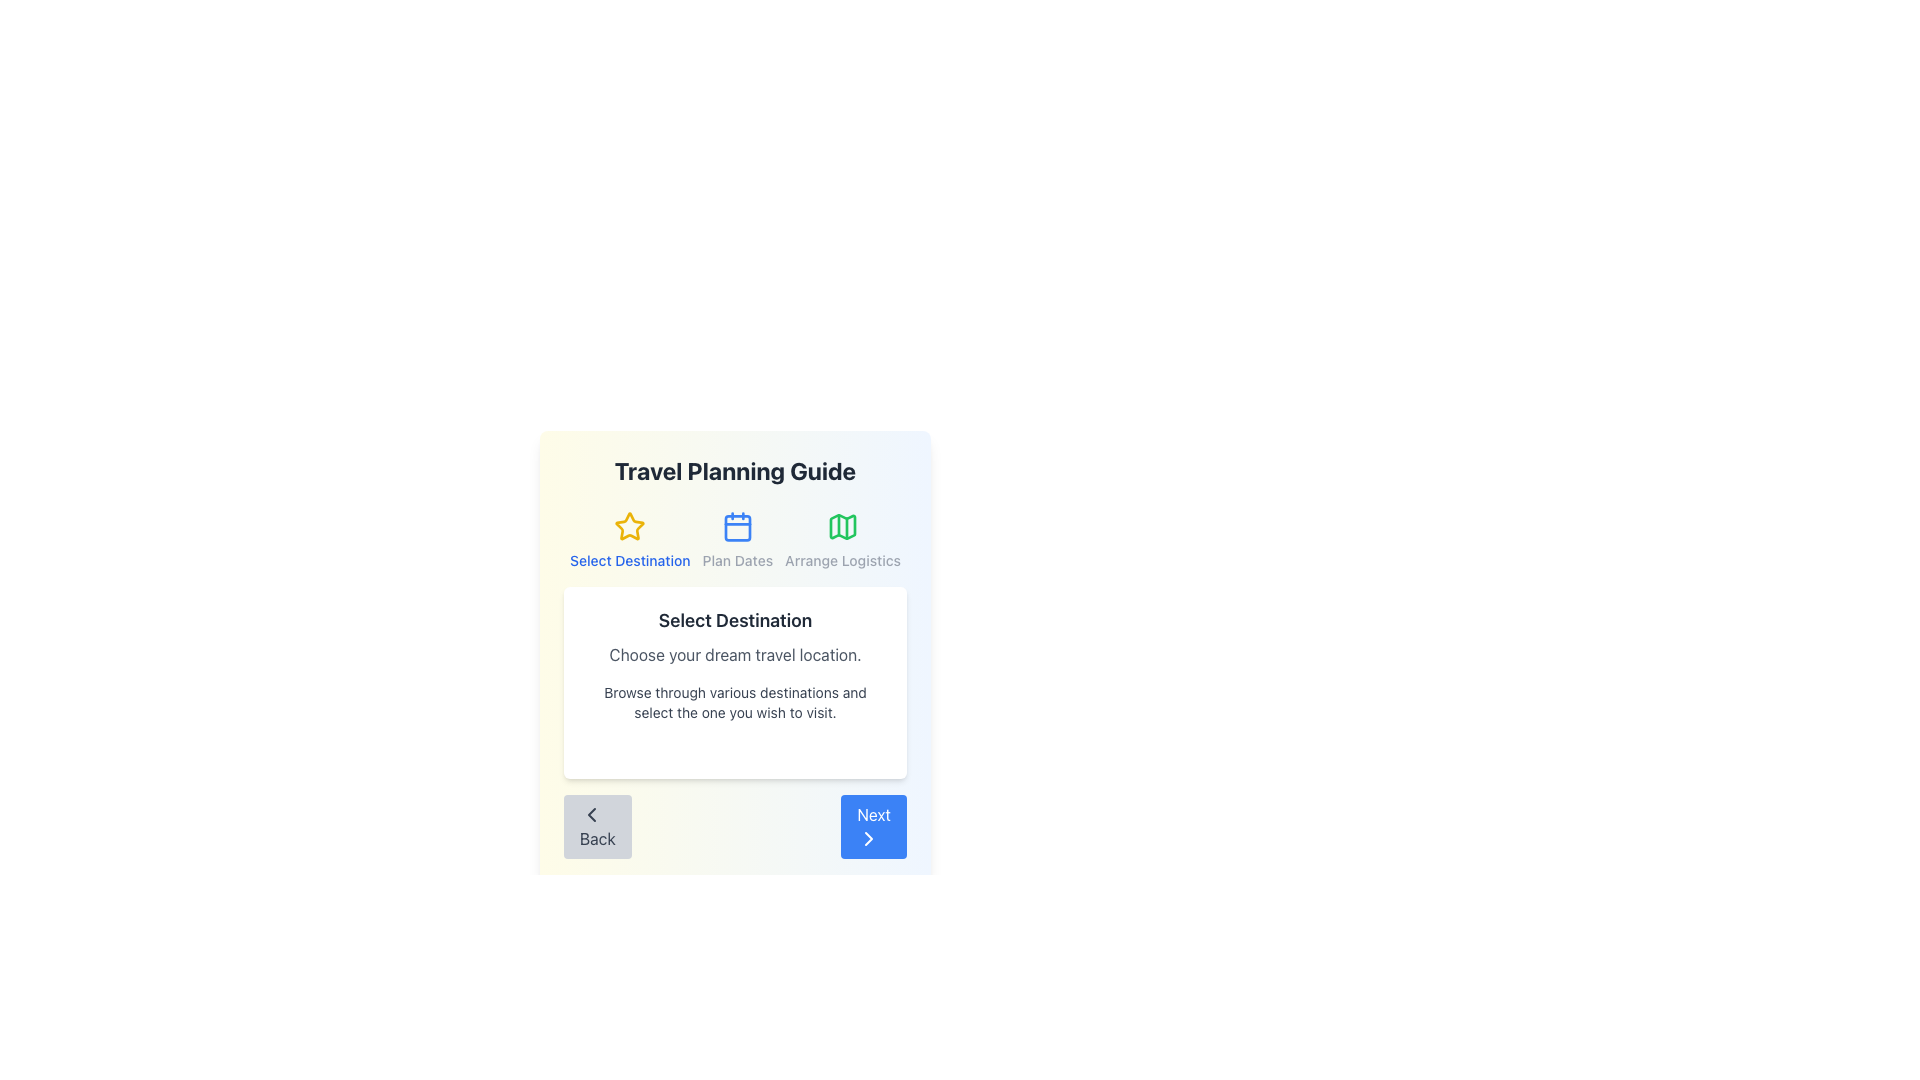 Image resolution: width=1920 pixels, height=1080 pixels. I want to click on the label located directly beneath the star icon in the 'Travel Planning Guide' section, which provides context or information about the associated action, so click(629, 560).